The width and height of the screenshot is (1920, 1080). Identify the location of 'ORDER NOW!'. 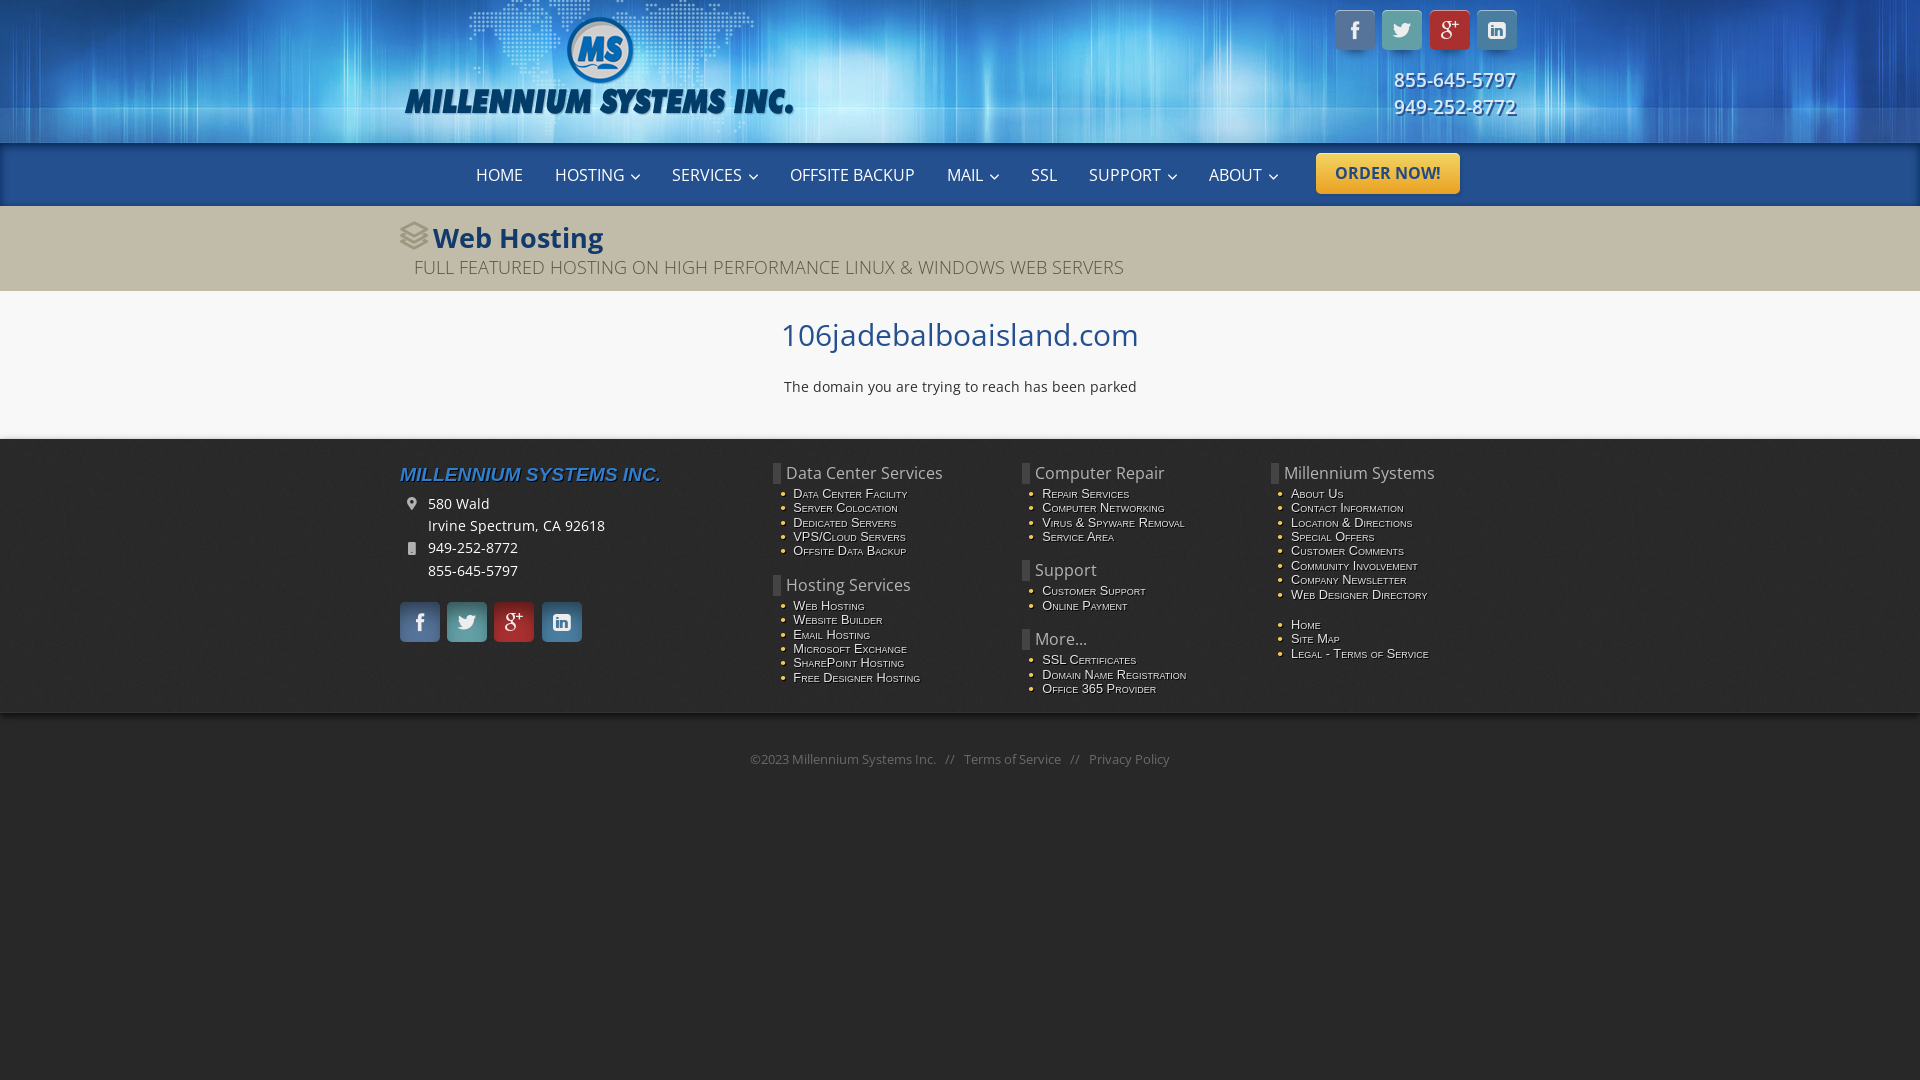
(1386, 172).